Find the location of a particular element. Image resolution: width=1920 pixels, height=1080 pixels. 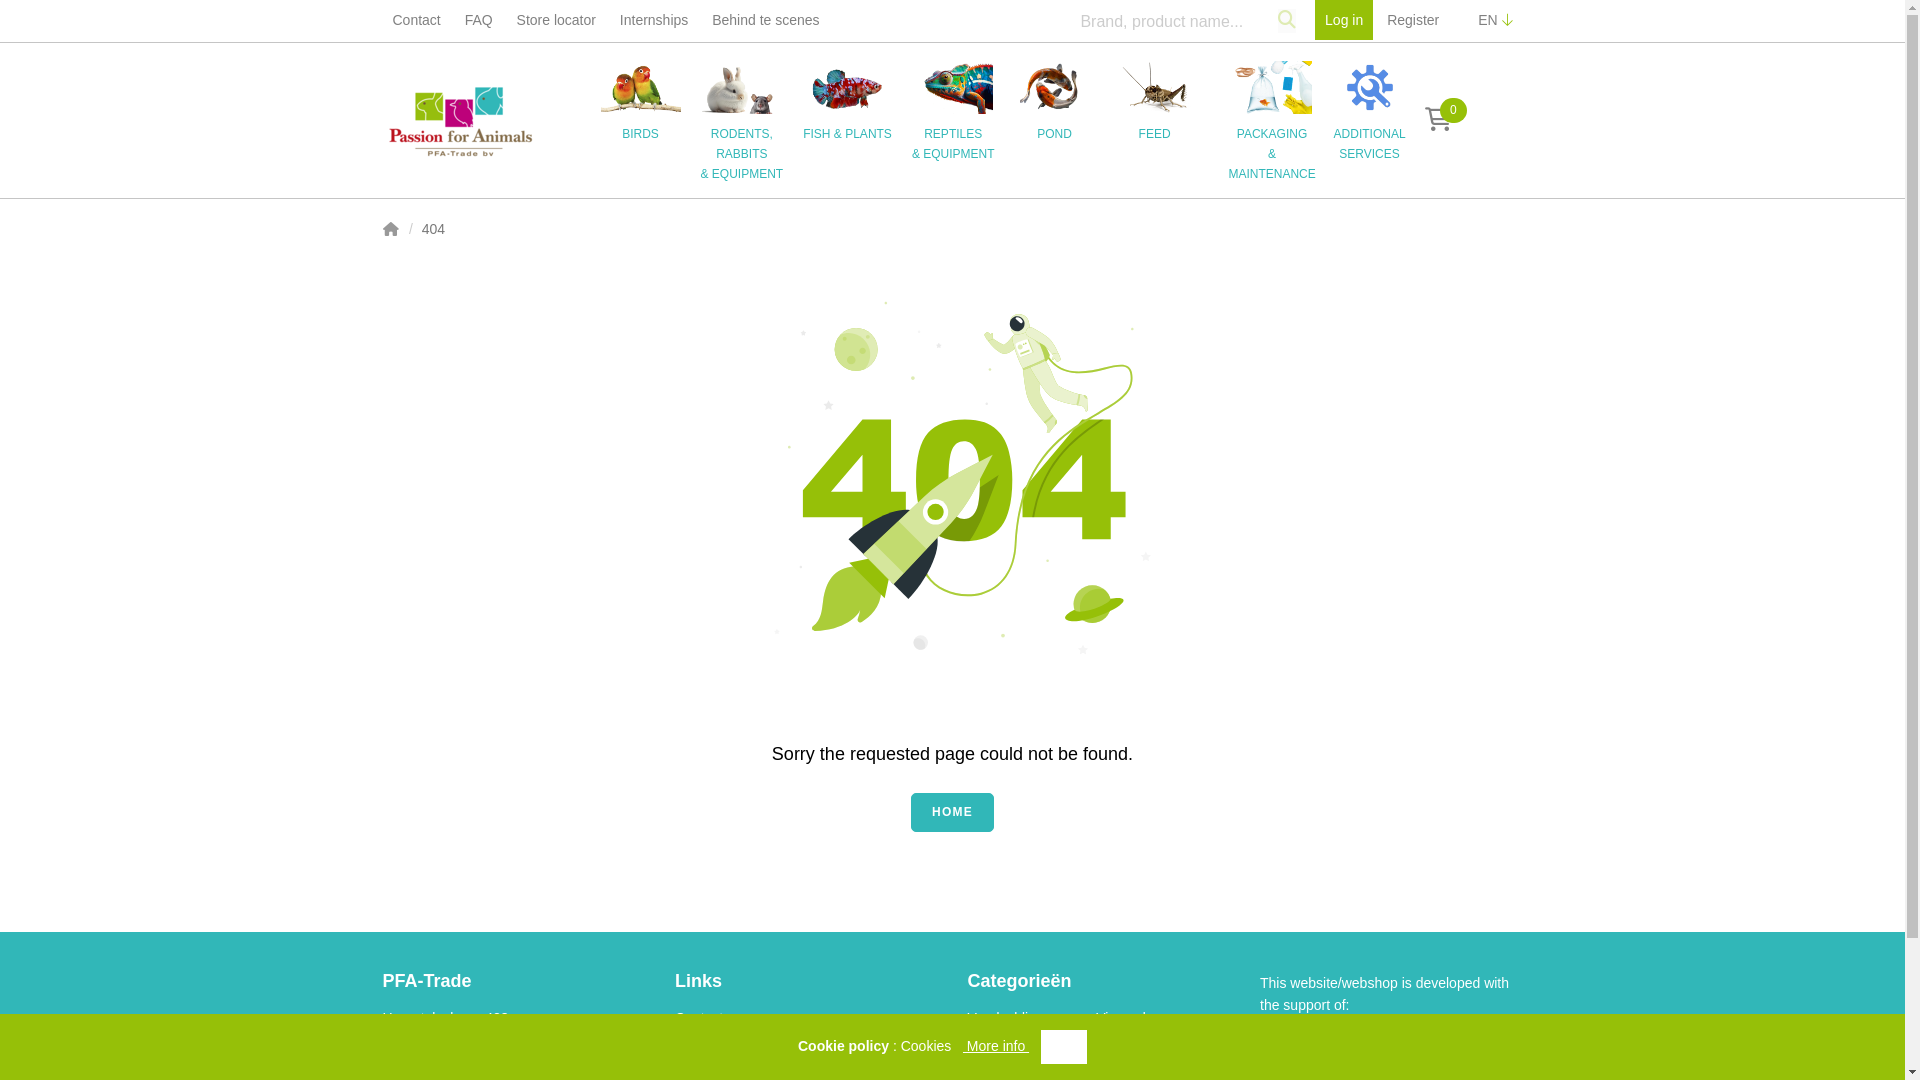

'BIRDS' is located at coordinates (649, 100).